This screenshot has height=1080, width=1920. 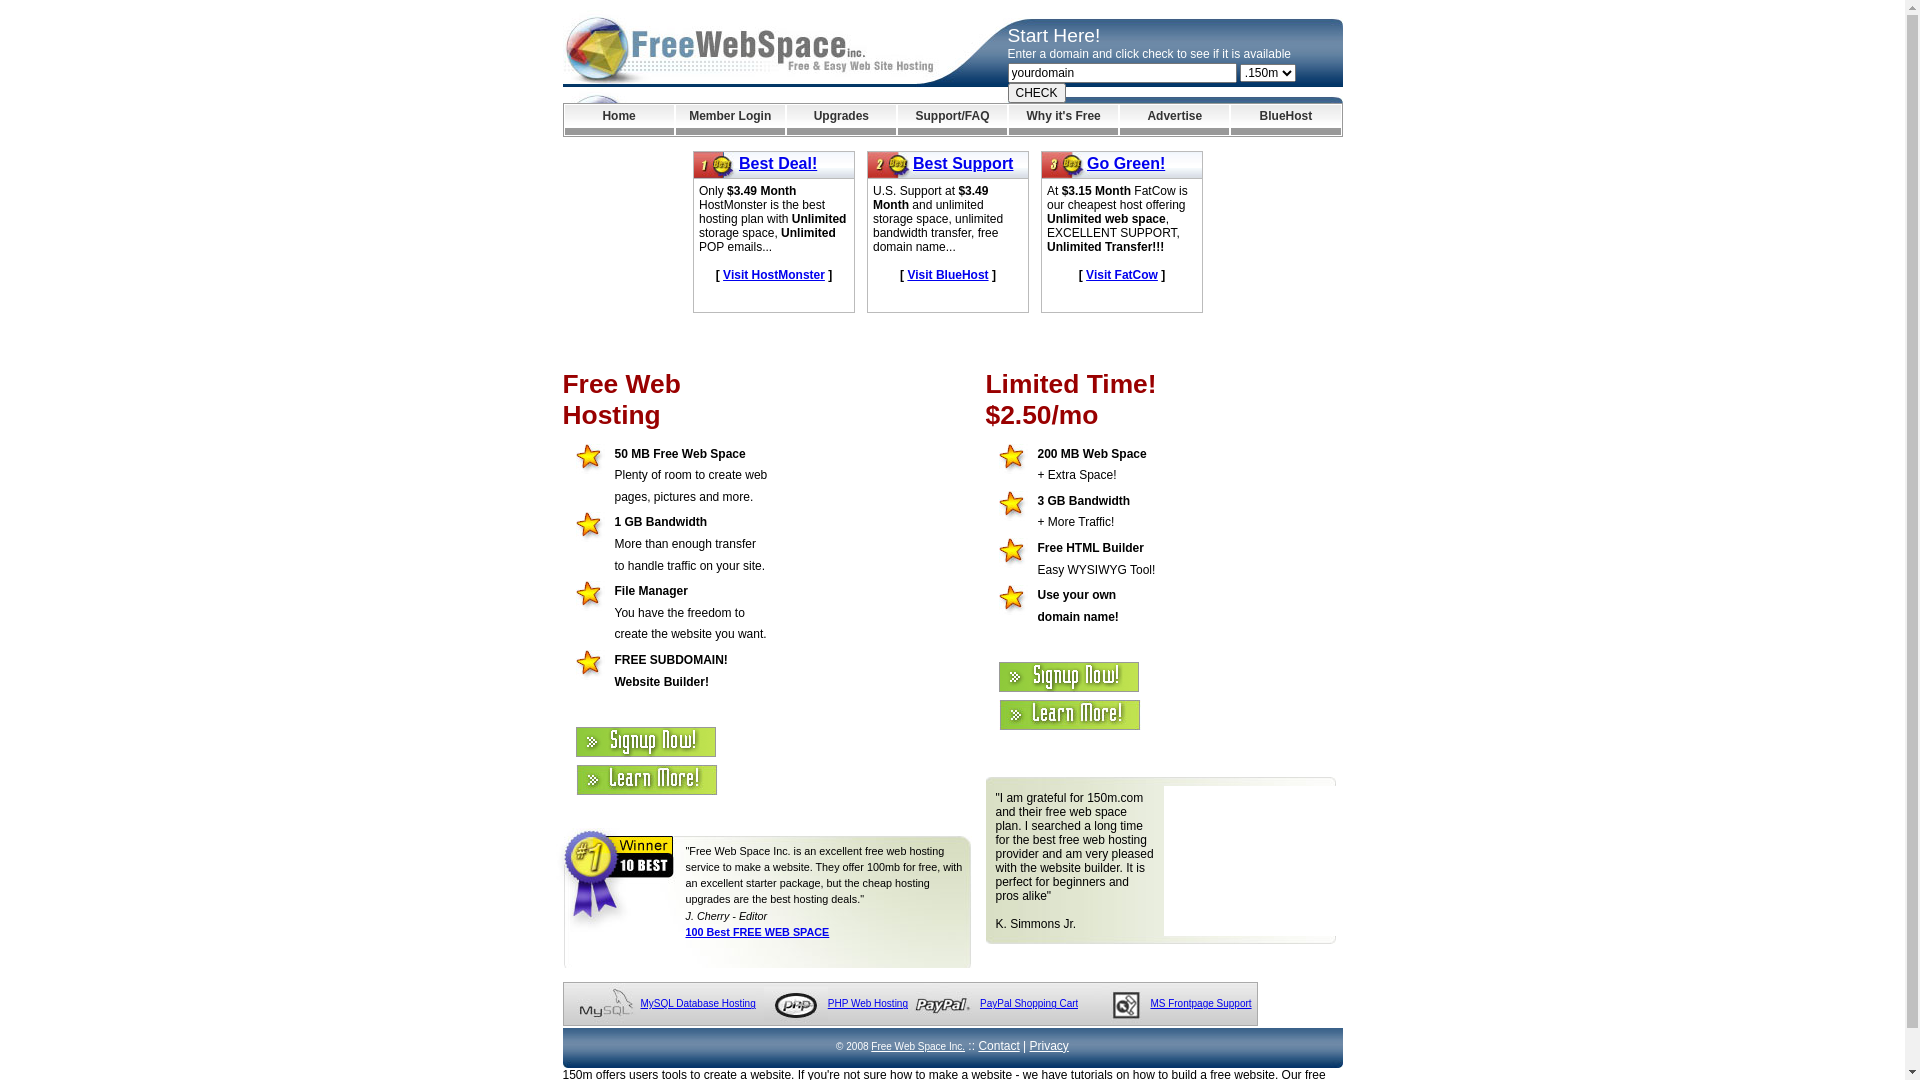 What do you see at coordinates (1048, 1044) in the screenshot?
I see `'Privacy'` at bounding box center [1048, 1044].